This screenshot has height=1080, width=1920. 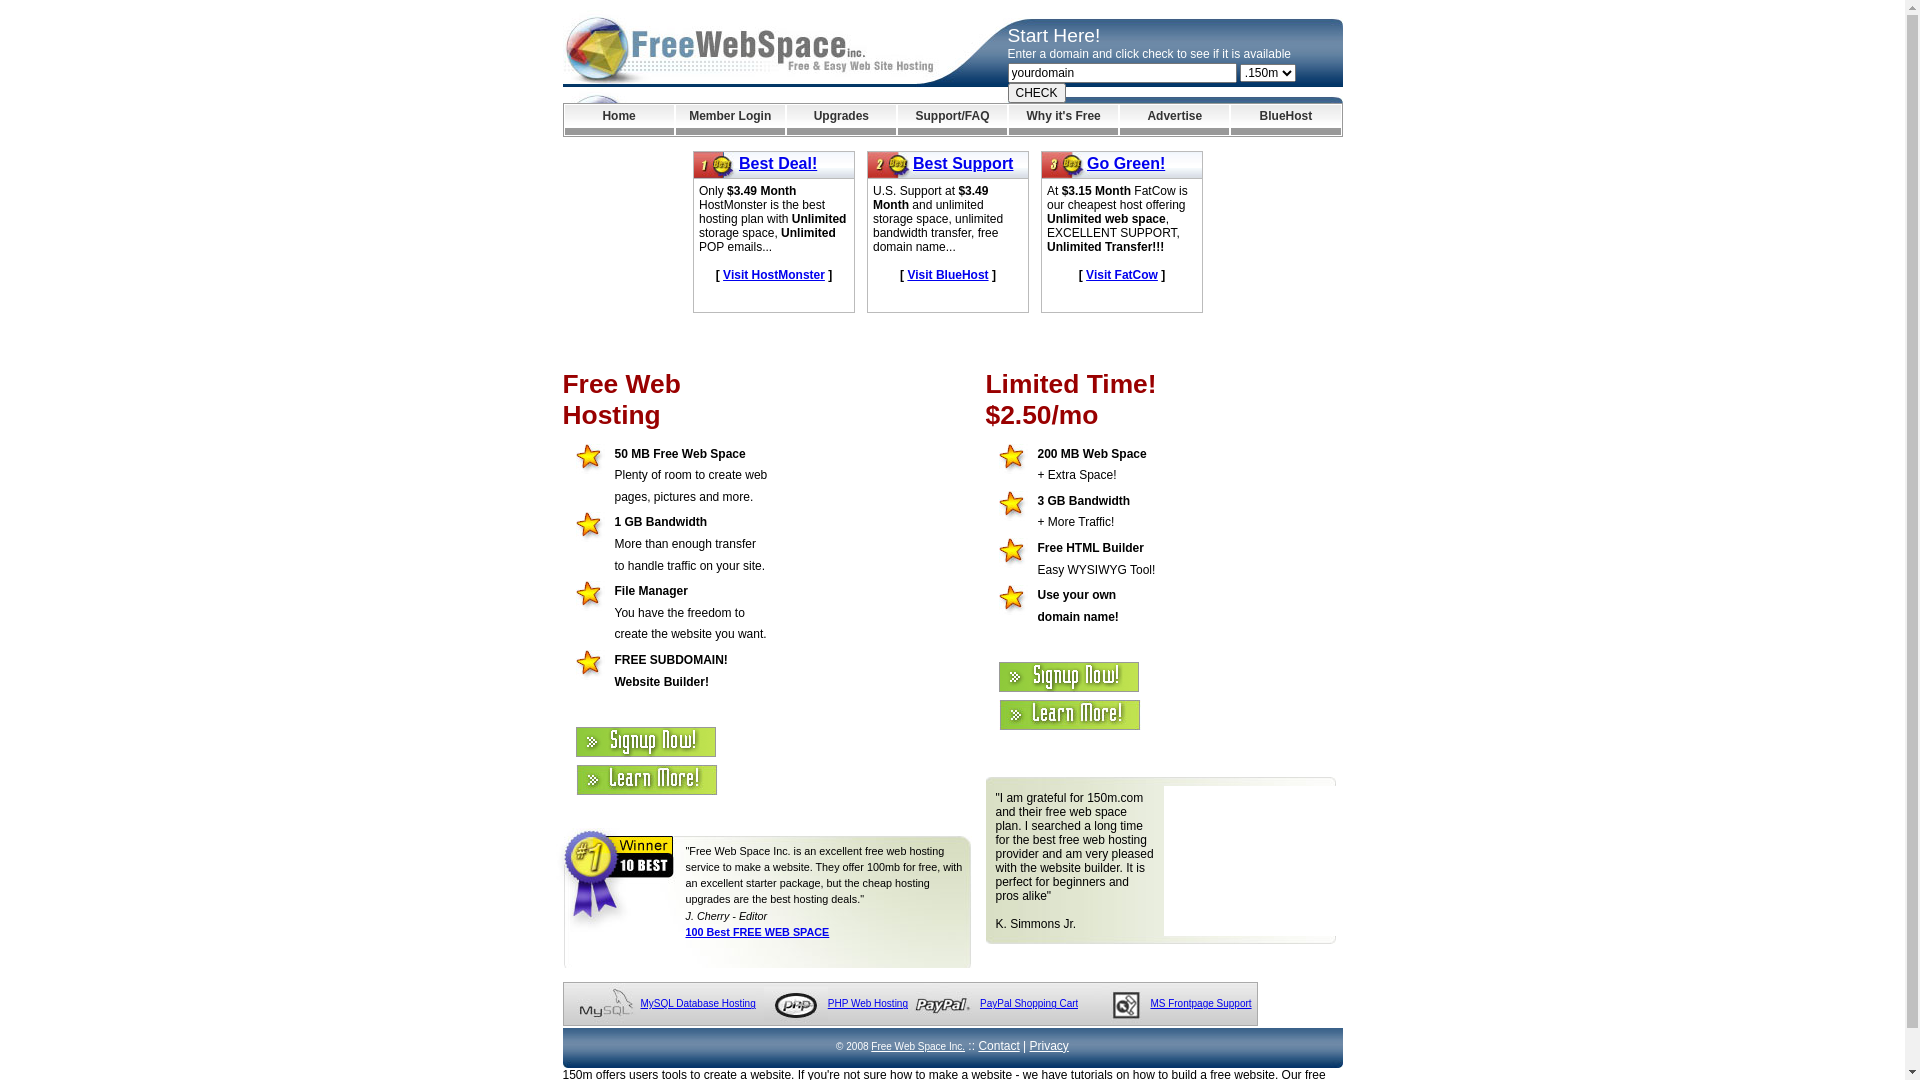 What do you see at coordinates (1048, 1044) in the screenshot?
I see `'Privacy'` at bounding box center [1048, 1044].